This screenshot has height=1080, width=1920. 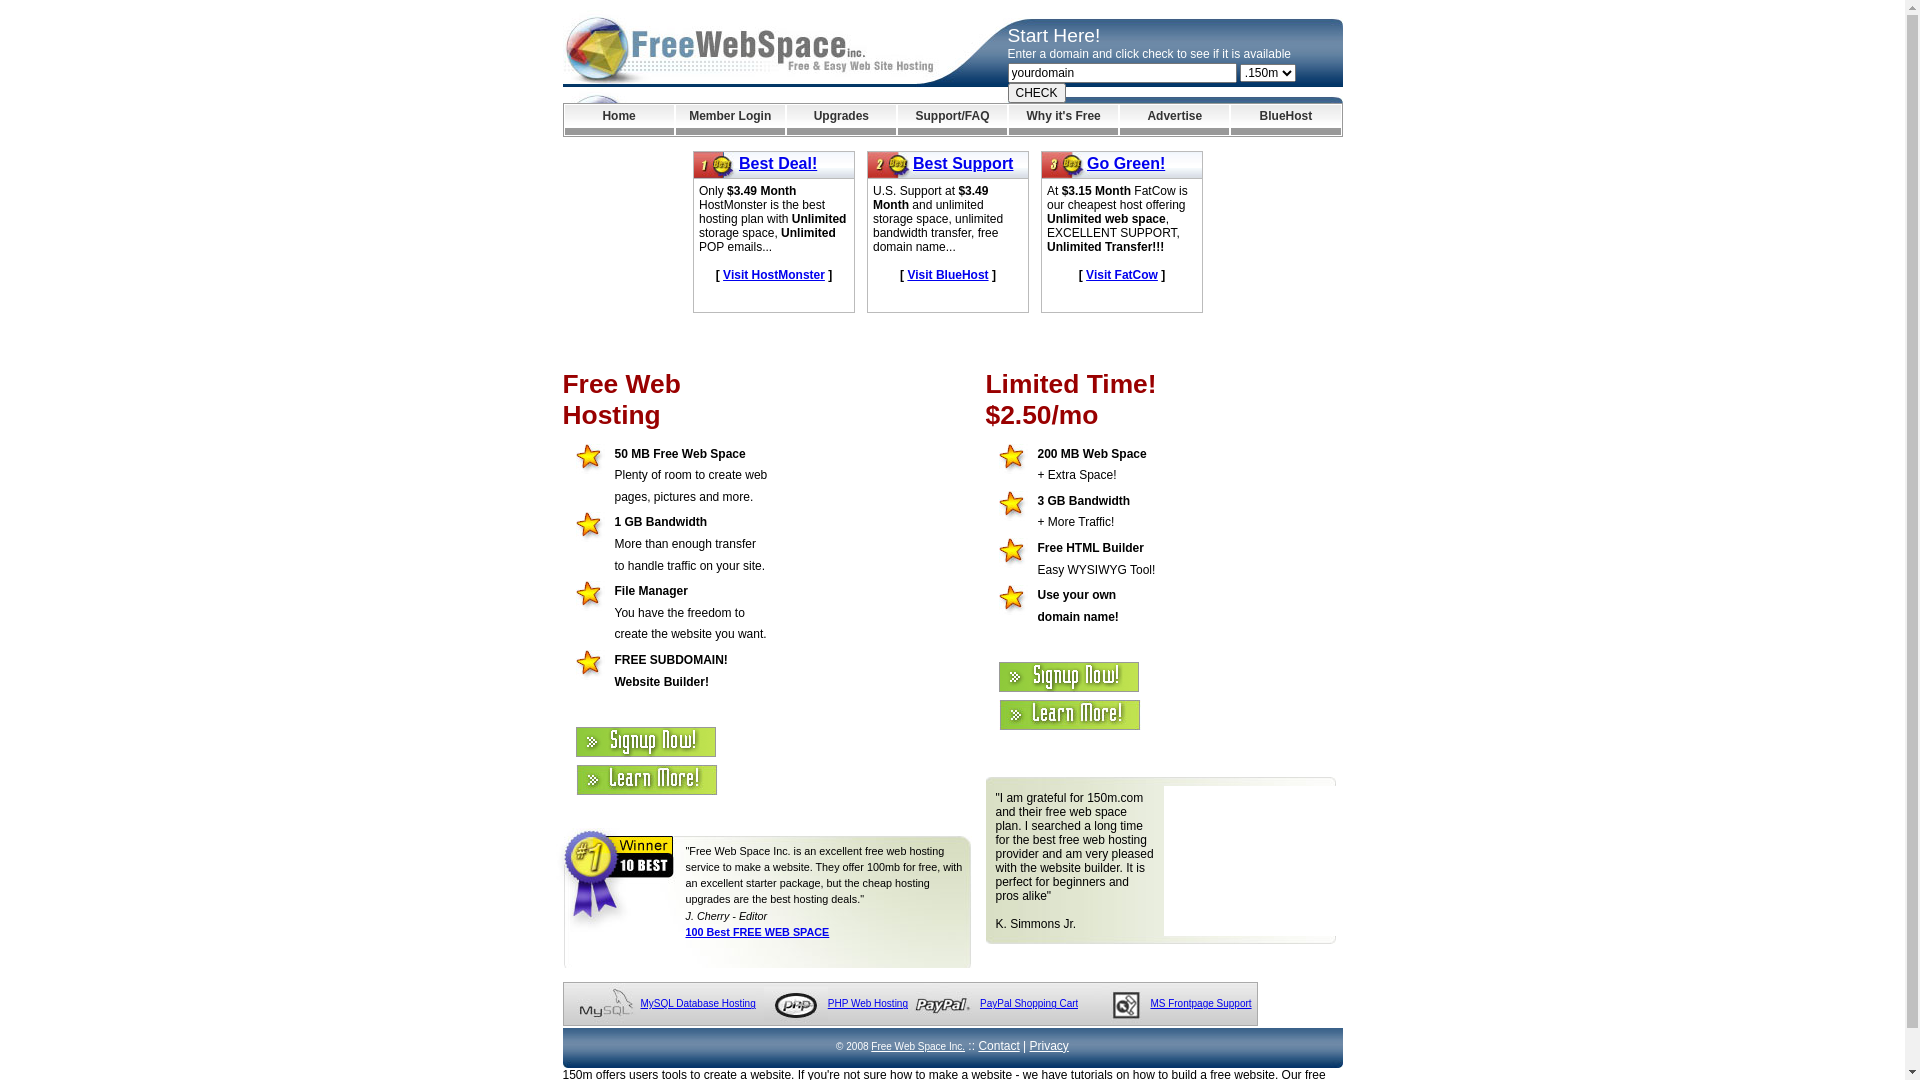 What do you see at coordinates (1048, 1044) in the screenshot?
I see `'Privacy'` at bounding box center [1048, 1044].